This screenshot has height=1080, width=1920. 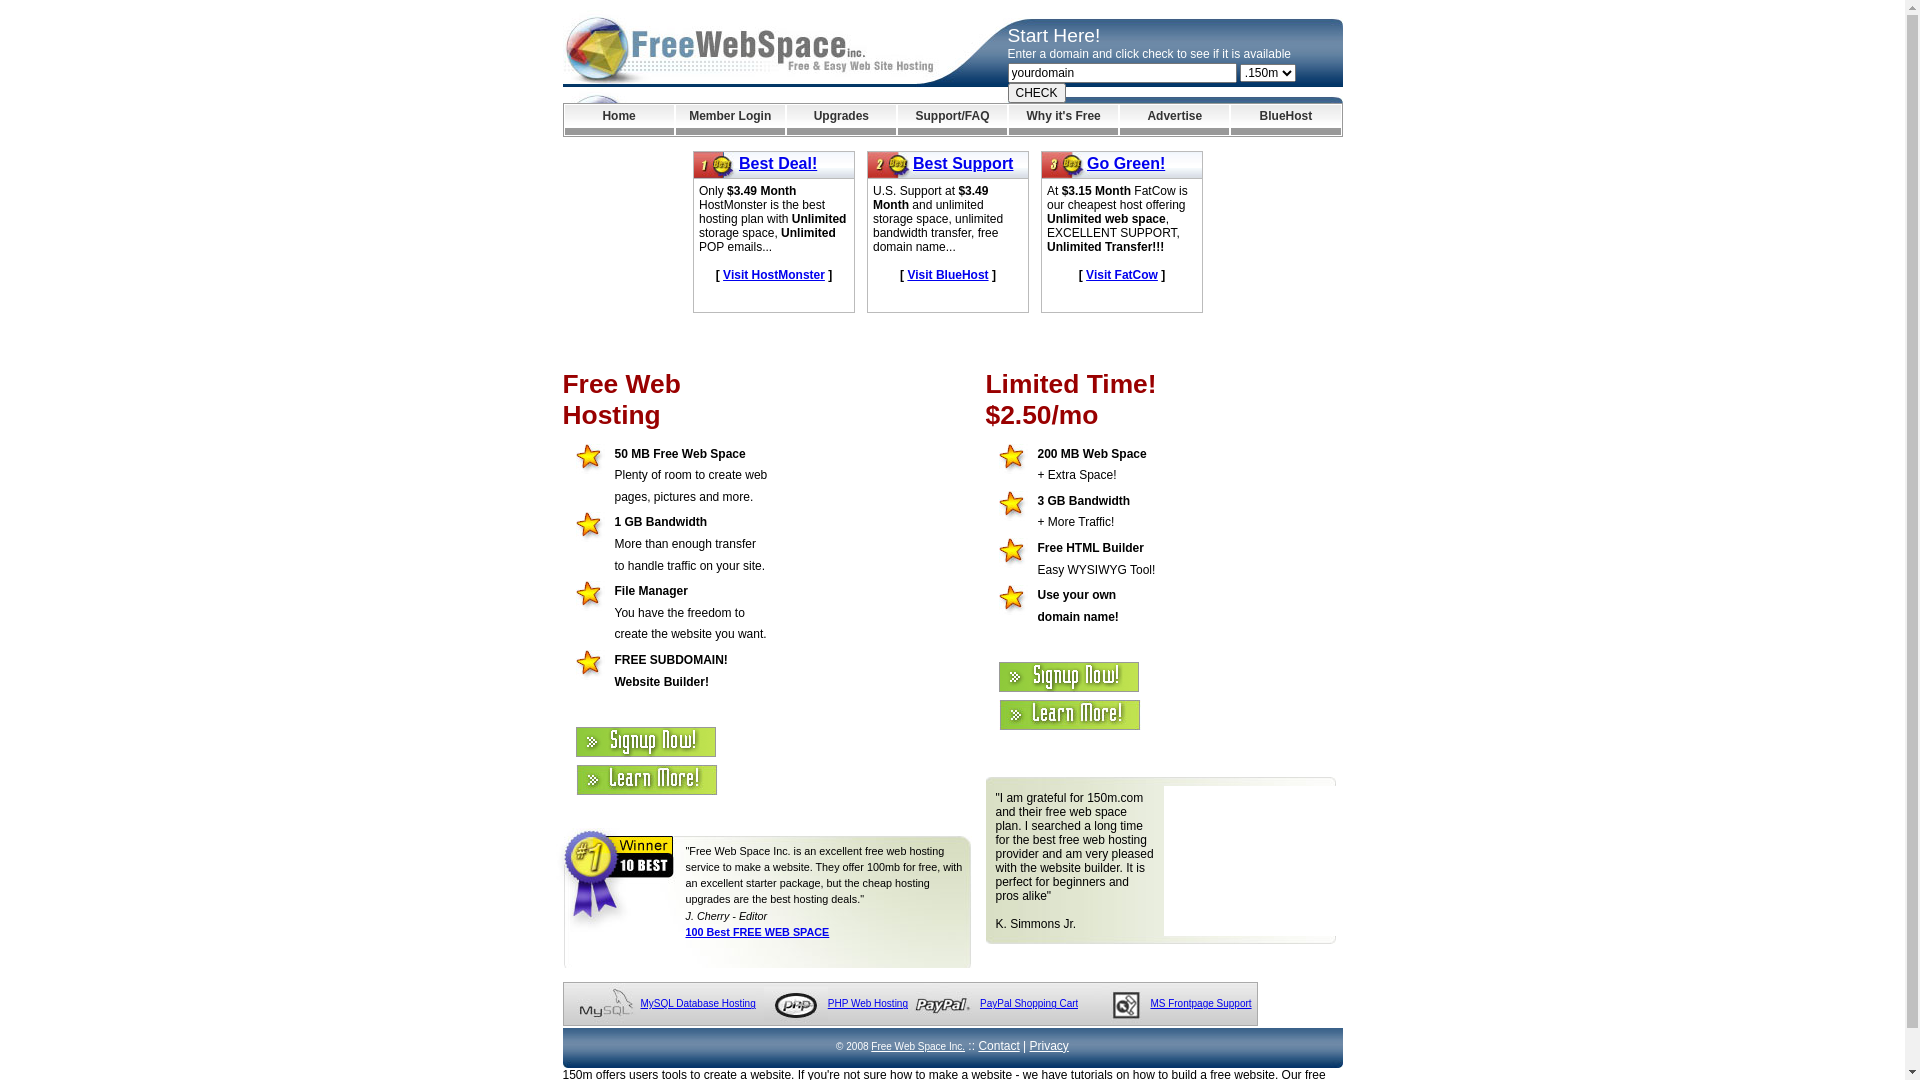 What do you see at coordinates (1048, 1044) in the screenshot?
I see `'Privacy'` at bounding box center [1048, 1044].